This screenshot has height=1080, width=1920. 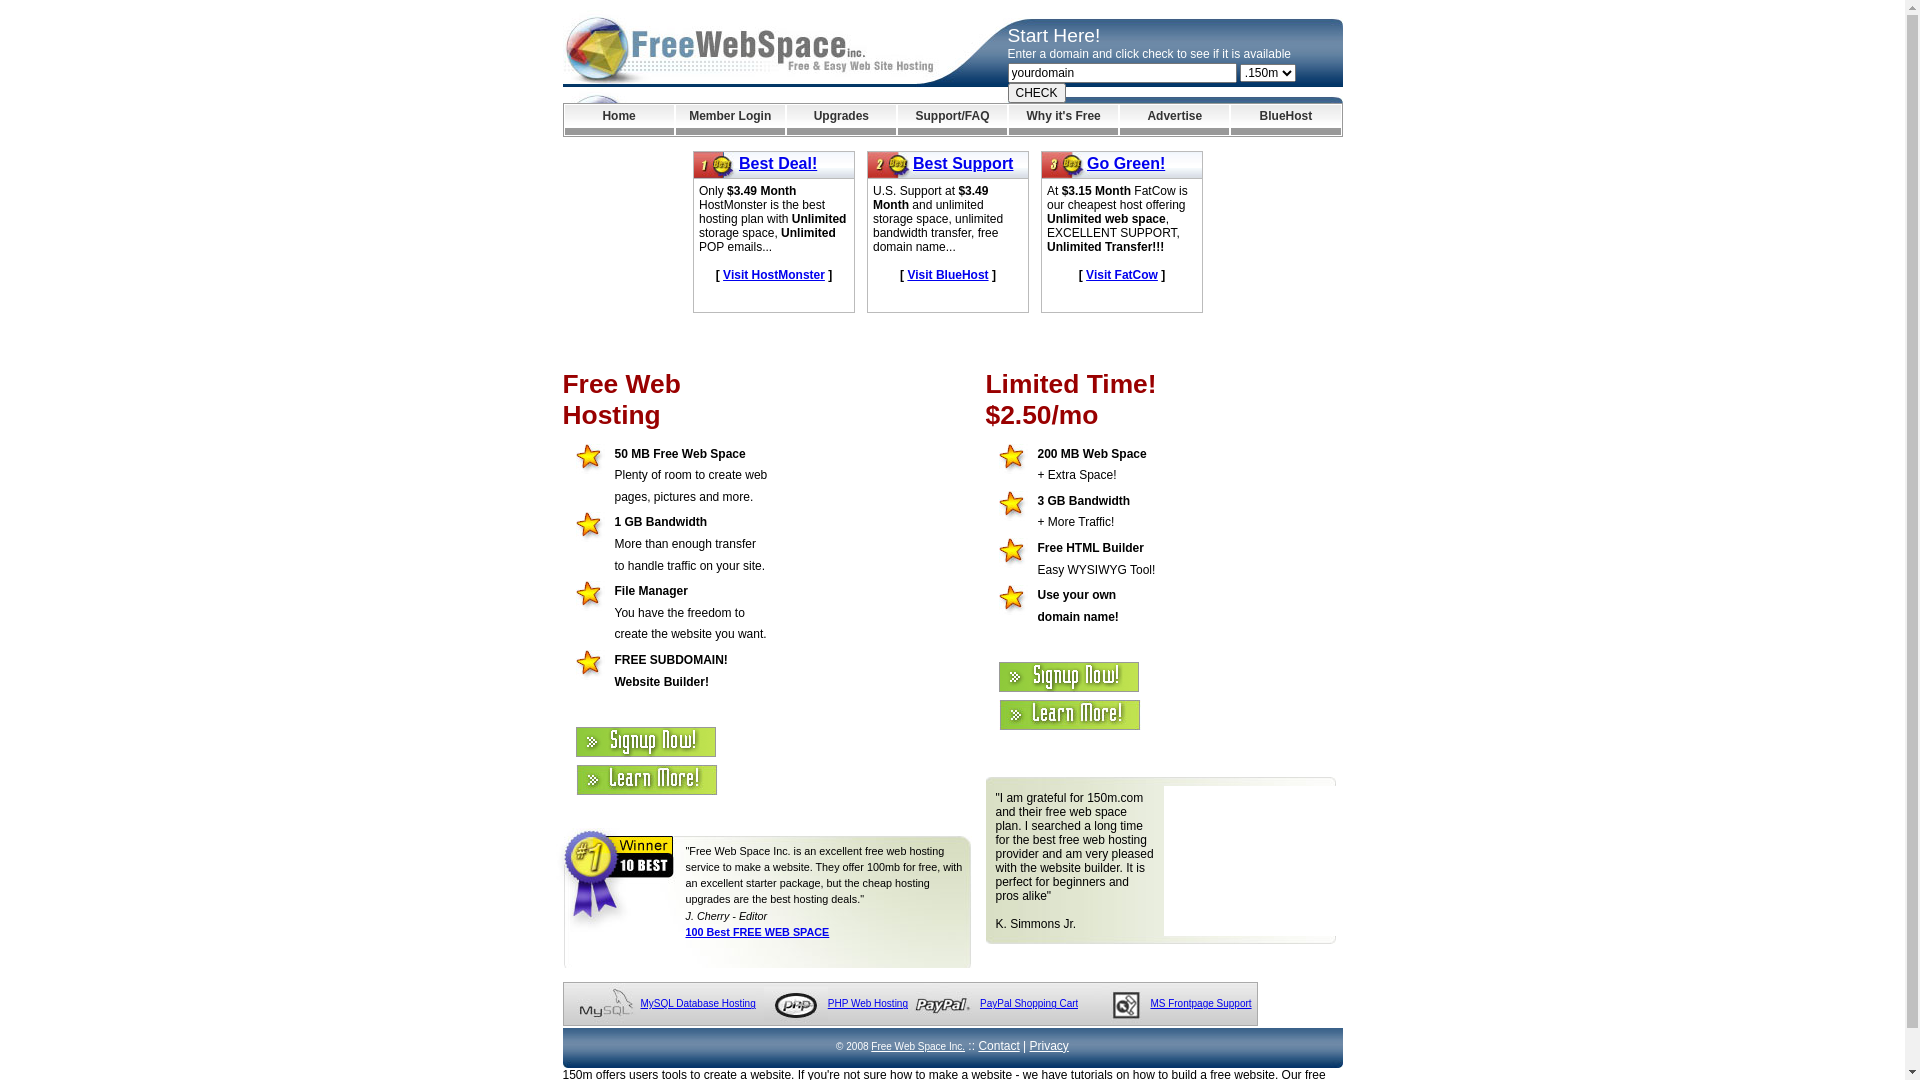 What do you see at coordinates (1048, 1044) in the screenshot?
I see `'Privacy'` at bounding box center [1048, 1044].